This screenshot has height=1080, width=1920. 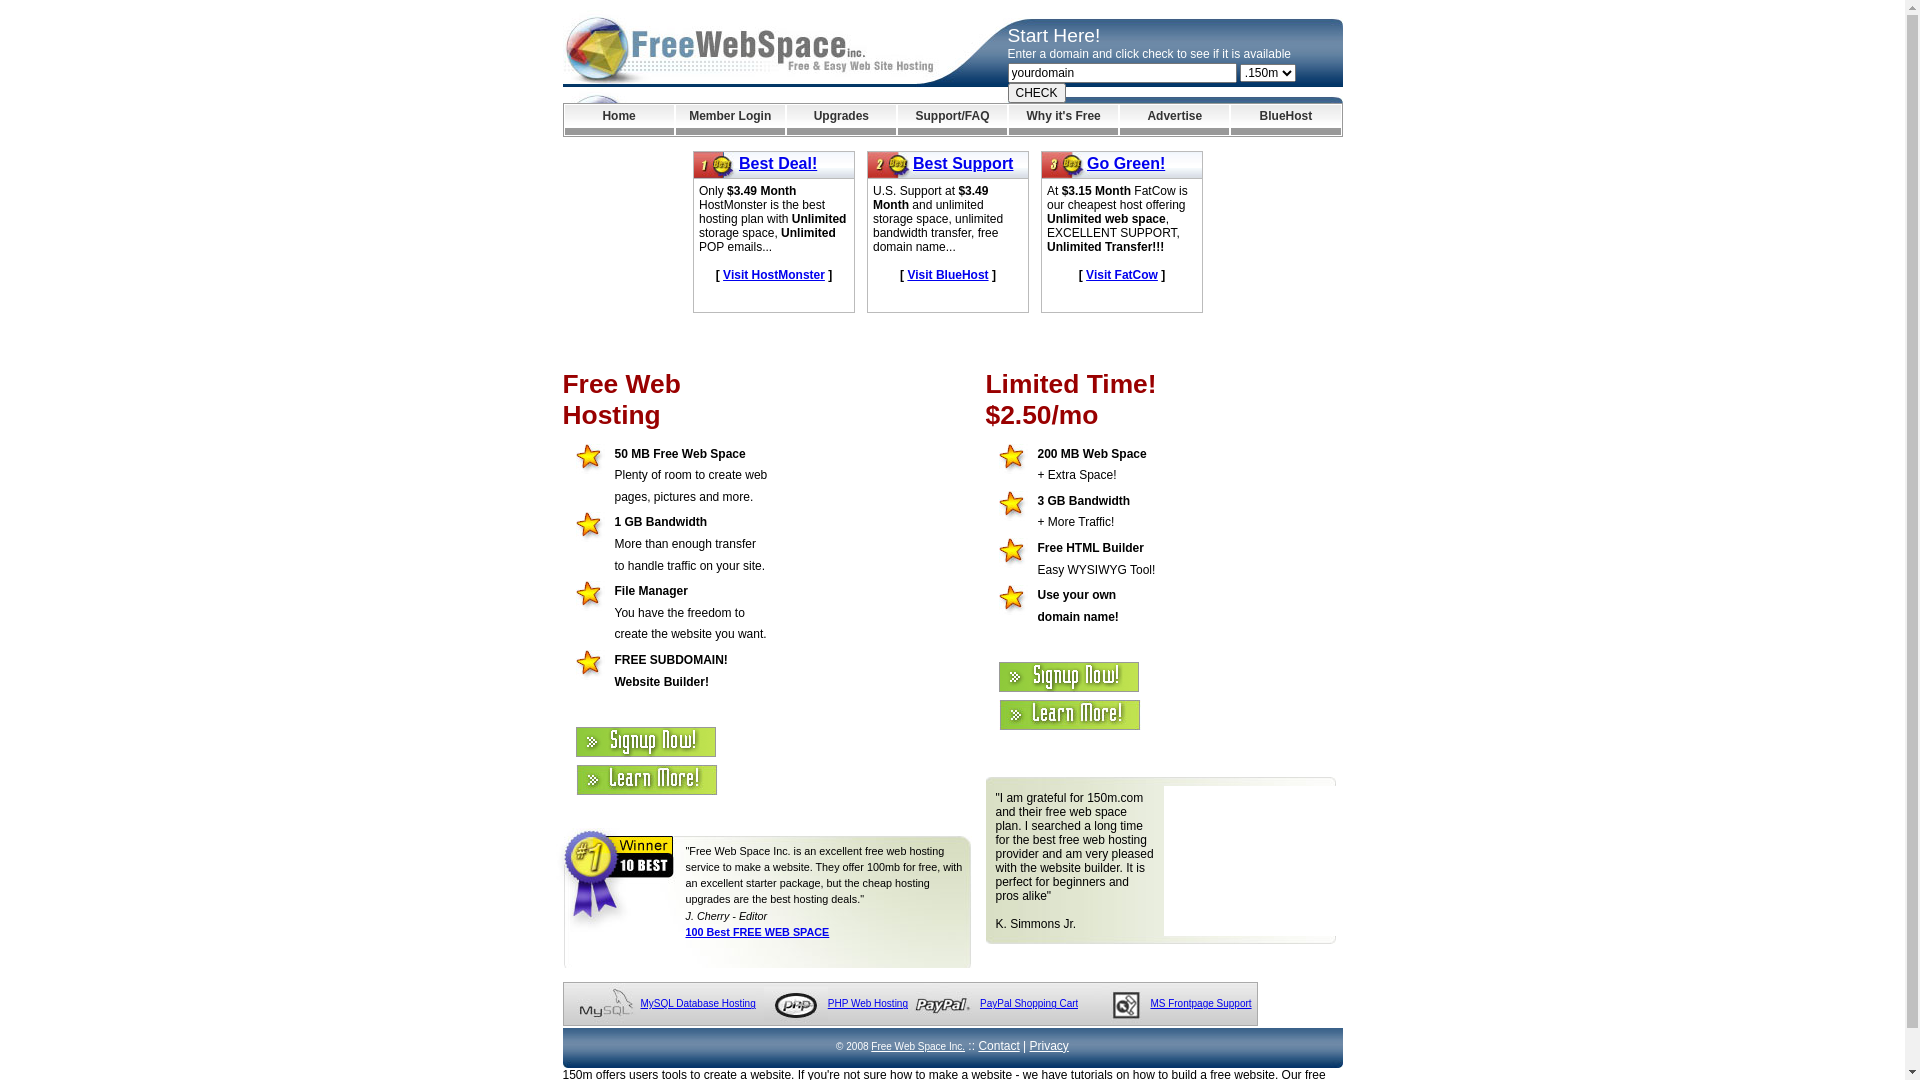 What do you see at coordinates (1048, 1044) in the screenshot?
I see `'Privacy'` at bounding box center [1048, 1044].